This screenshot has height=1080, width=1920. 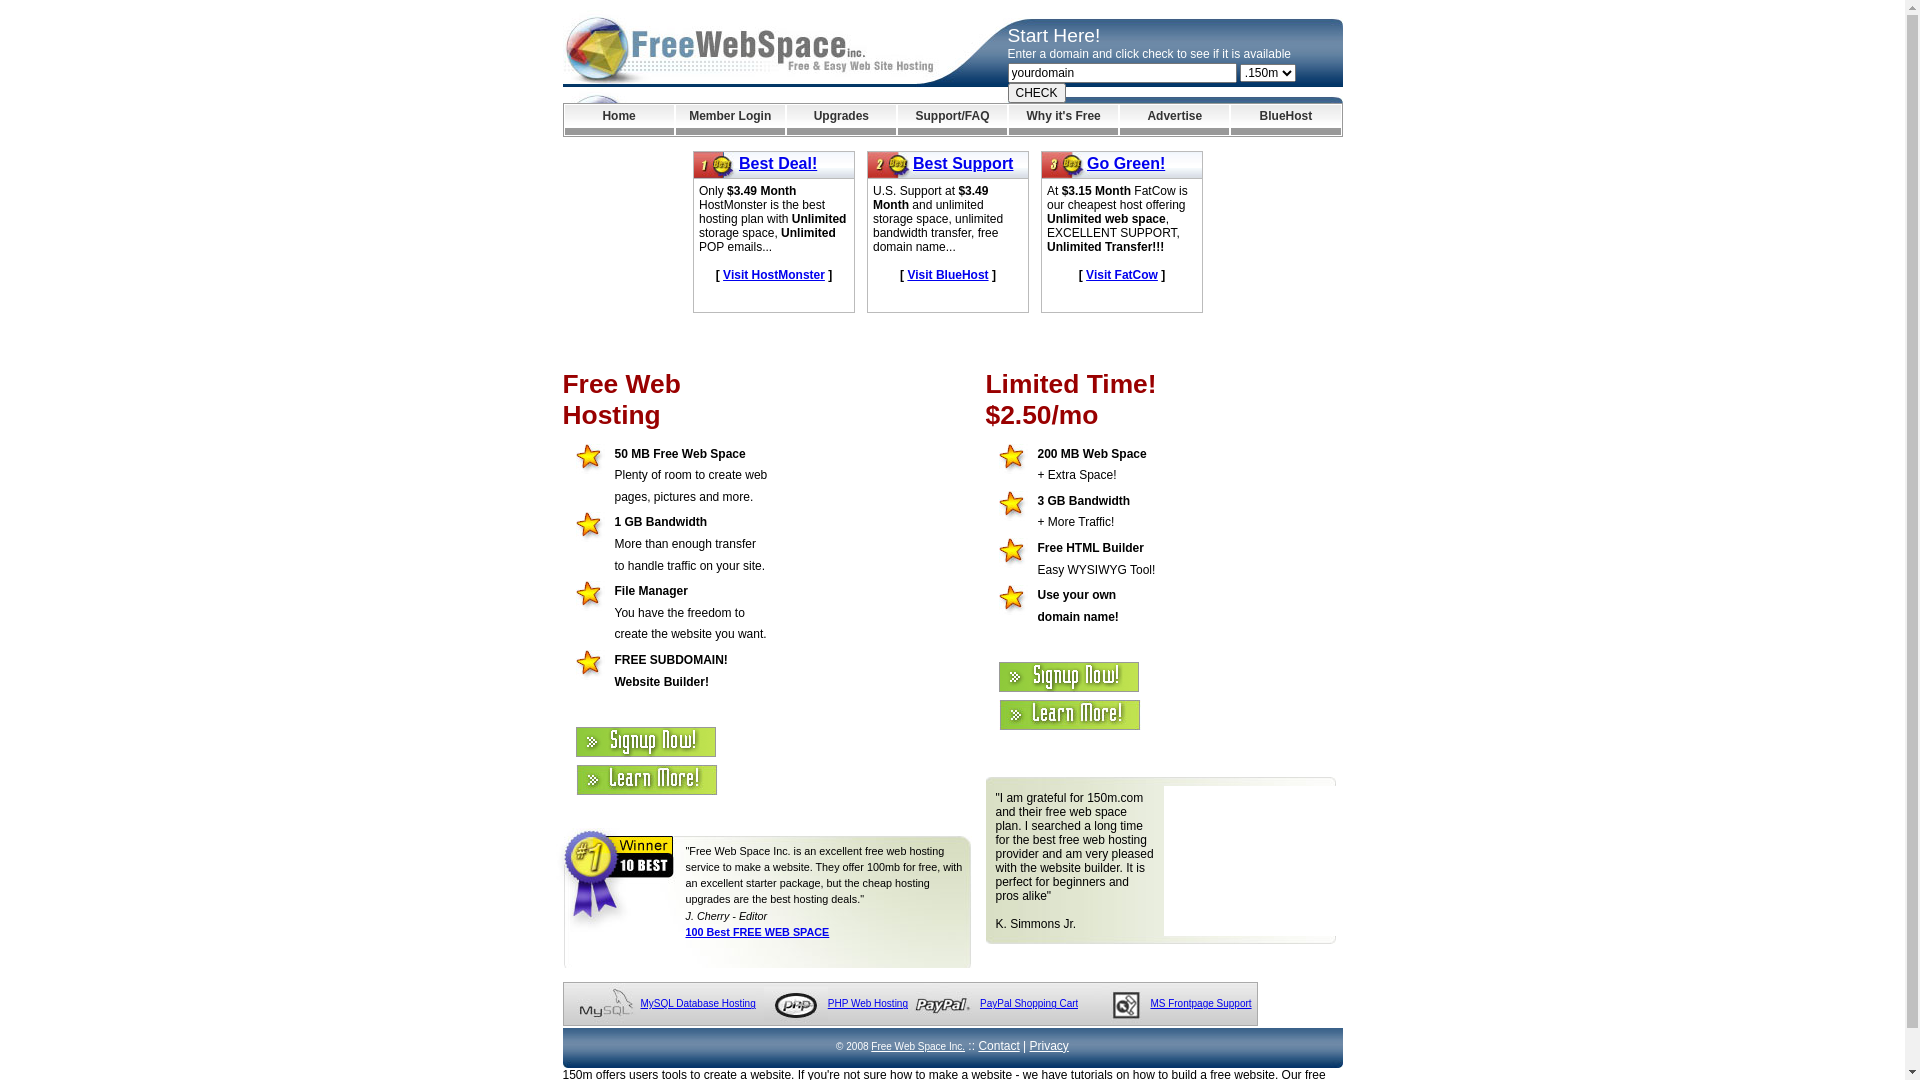 What do you see at coordinates (1048, 1044) in the screenshot?
I see `'Privacy'` at bounding box center [1048, 1044].